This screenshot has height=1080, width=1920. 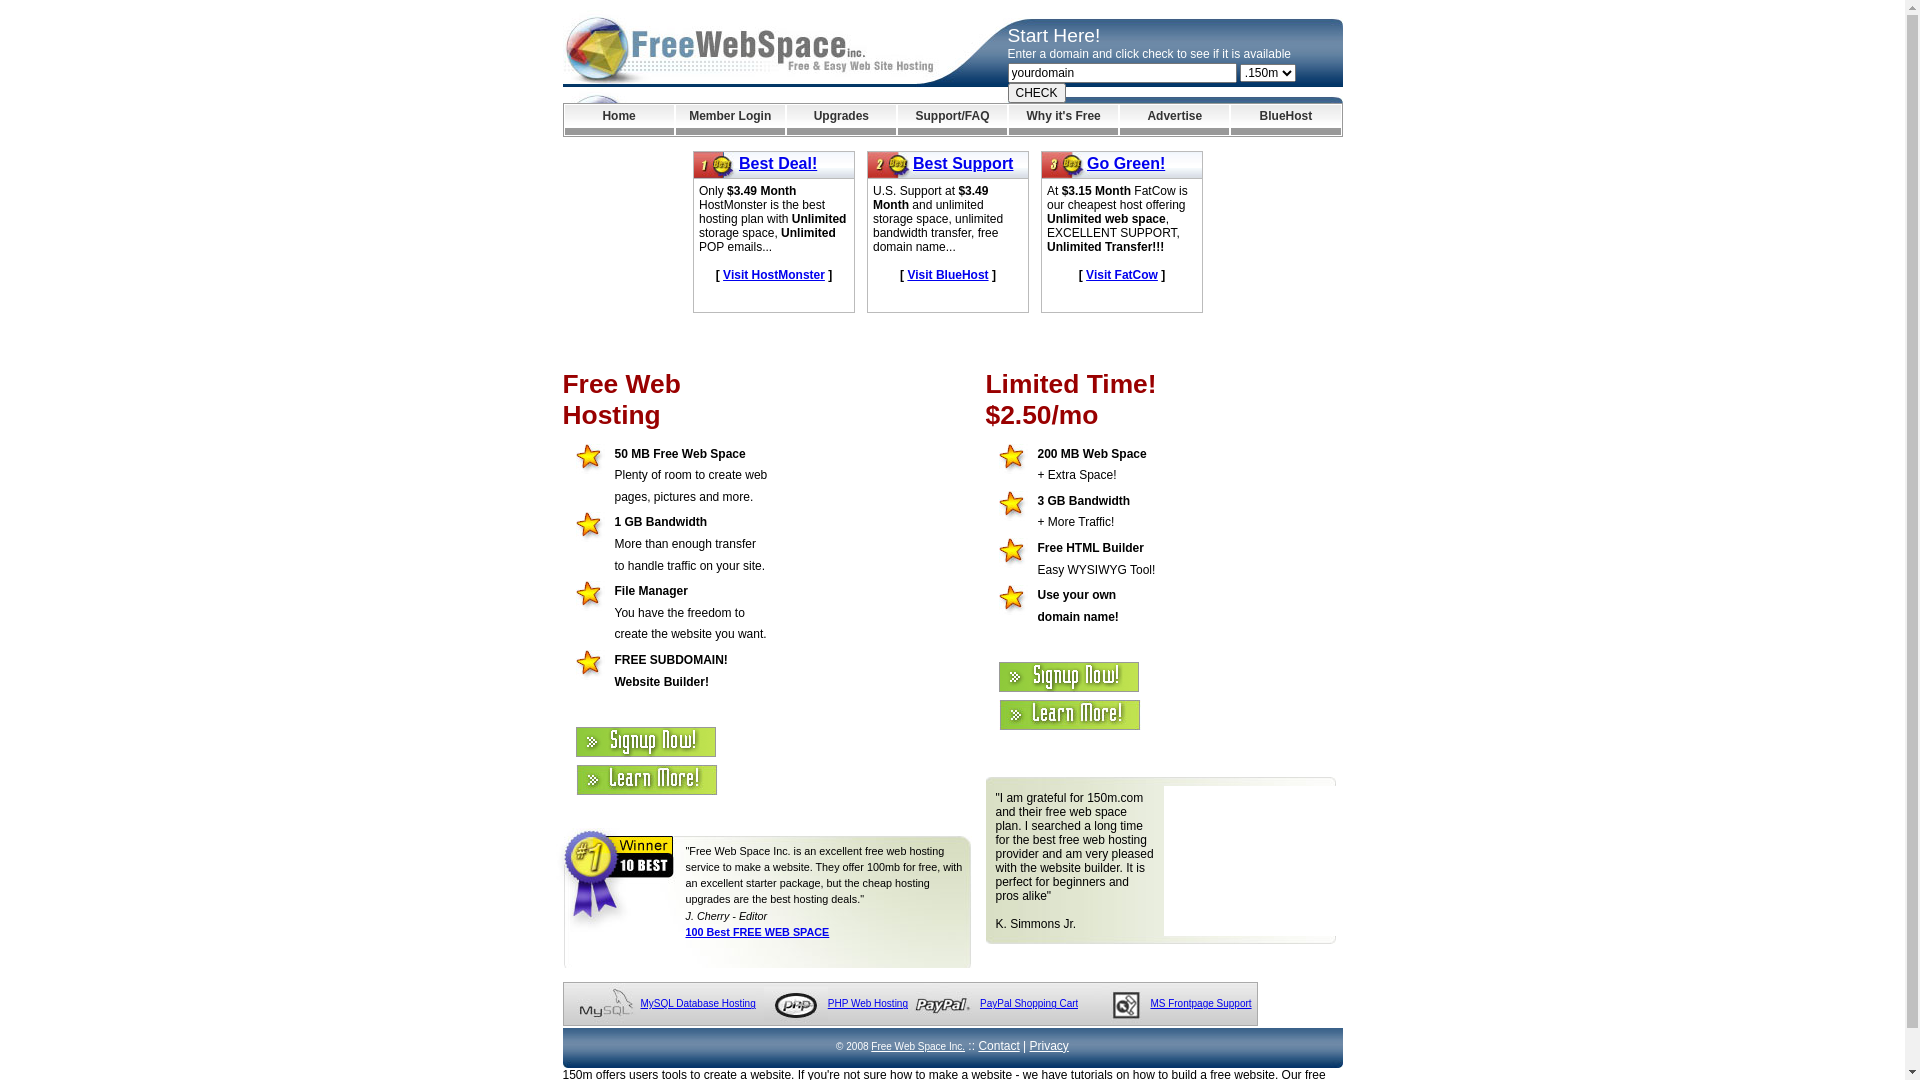 What do you see at coordinates (1048, 1044) in the screenshot?
I see `'Privacy'` at bounding box center [1048, 1044].